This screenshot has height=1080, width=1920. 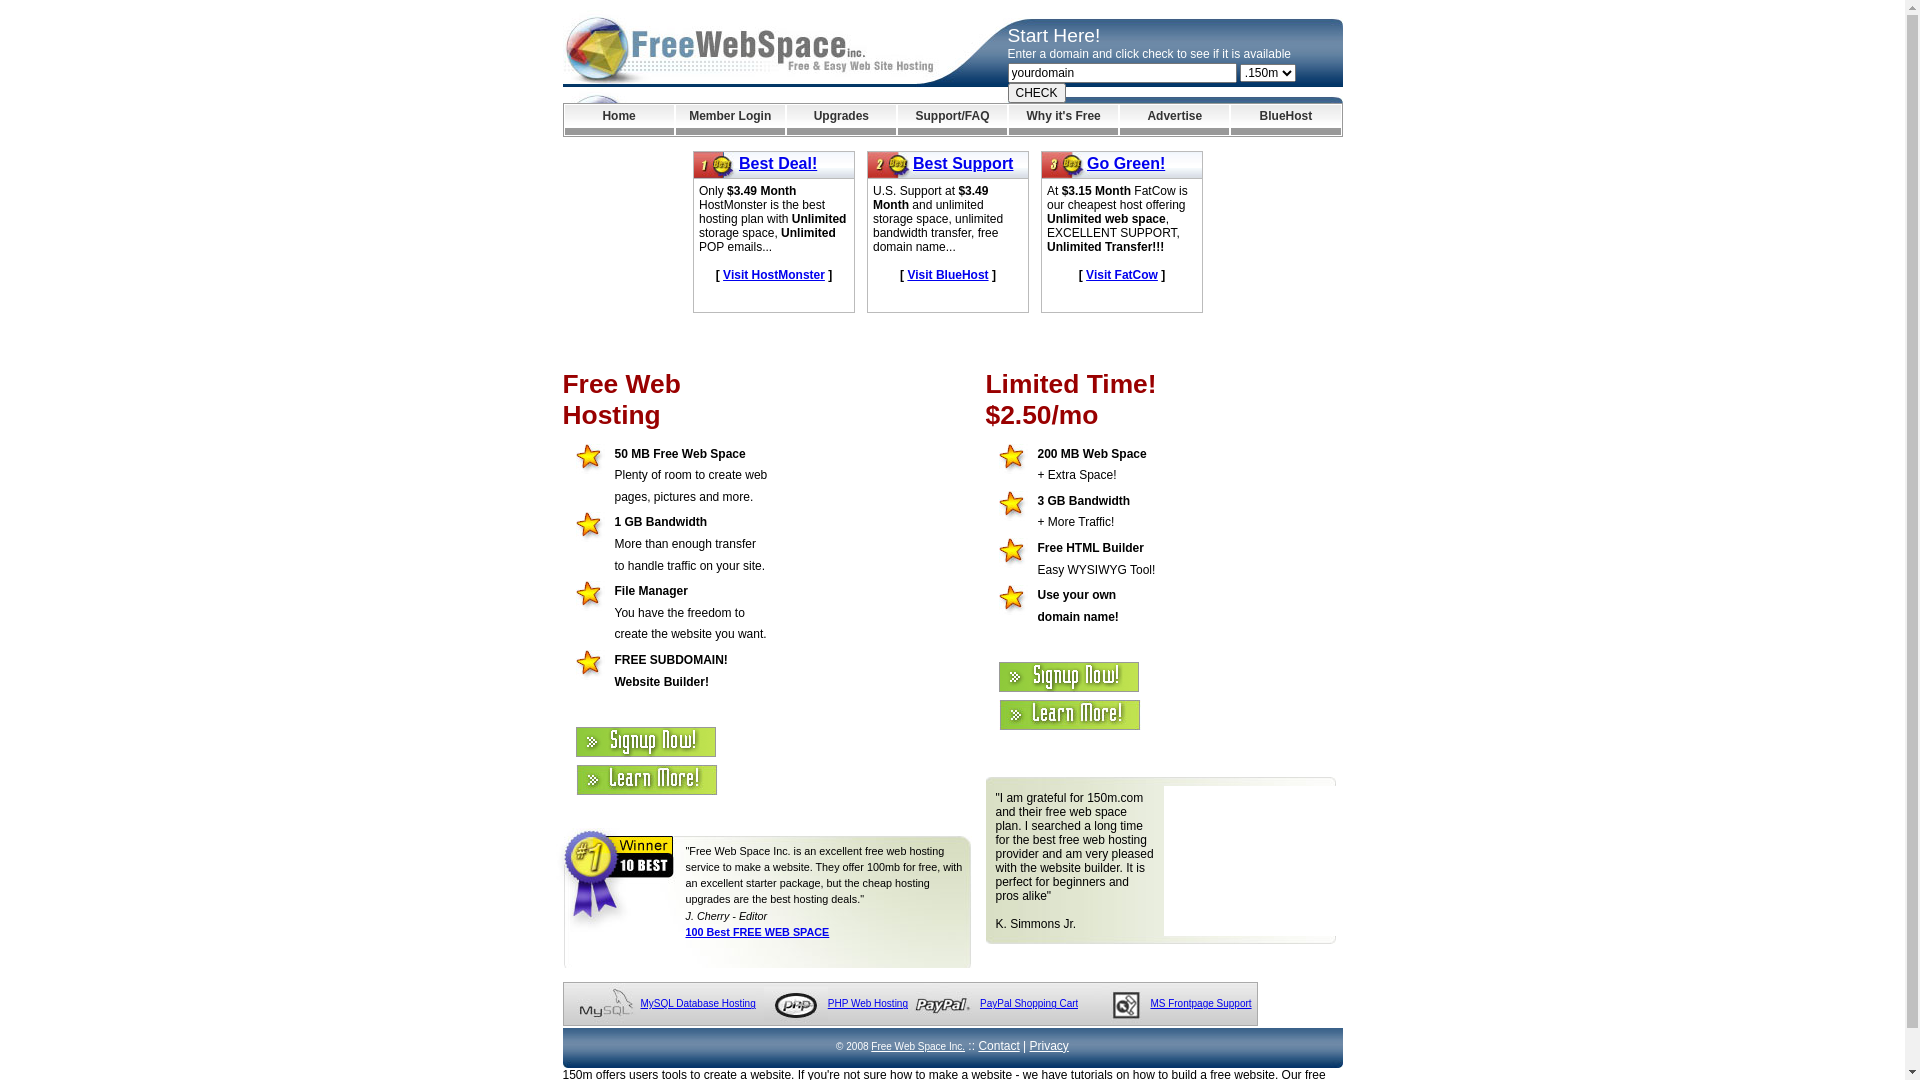 What do you see at coordinates (1048, 1044) in the screenshot?
I see `'Privacy'` at bounding box center [1048, 1044].